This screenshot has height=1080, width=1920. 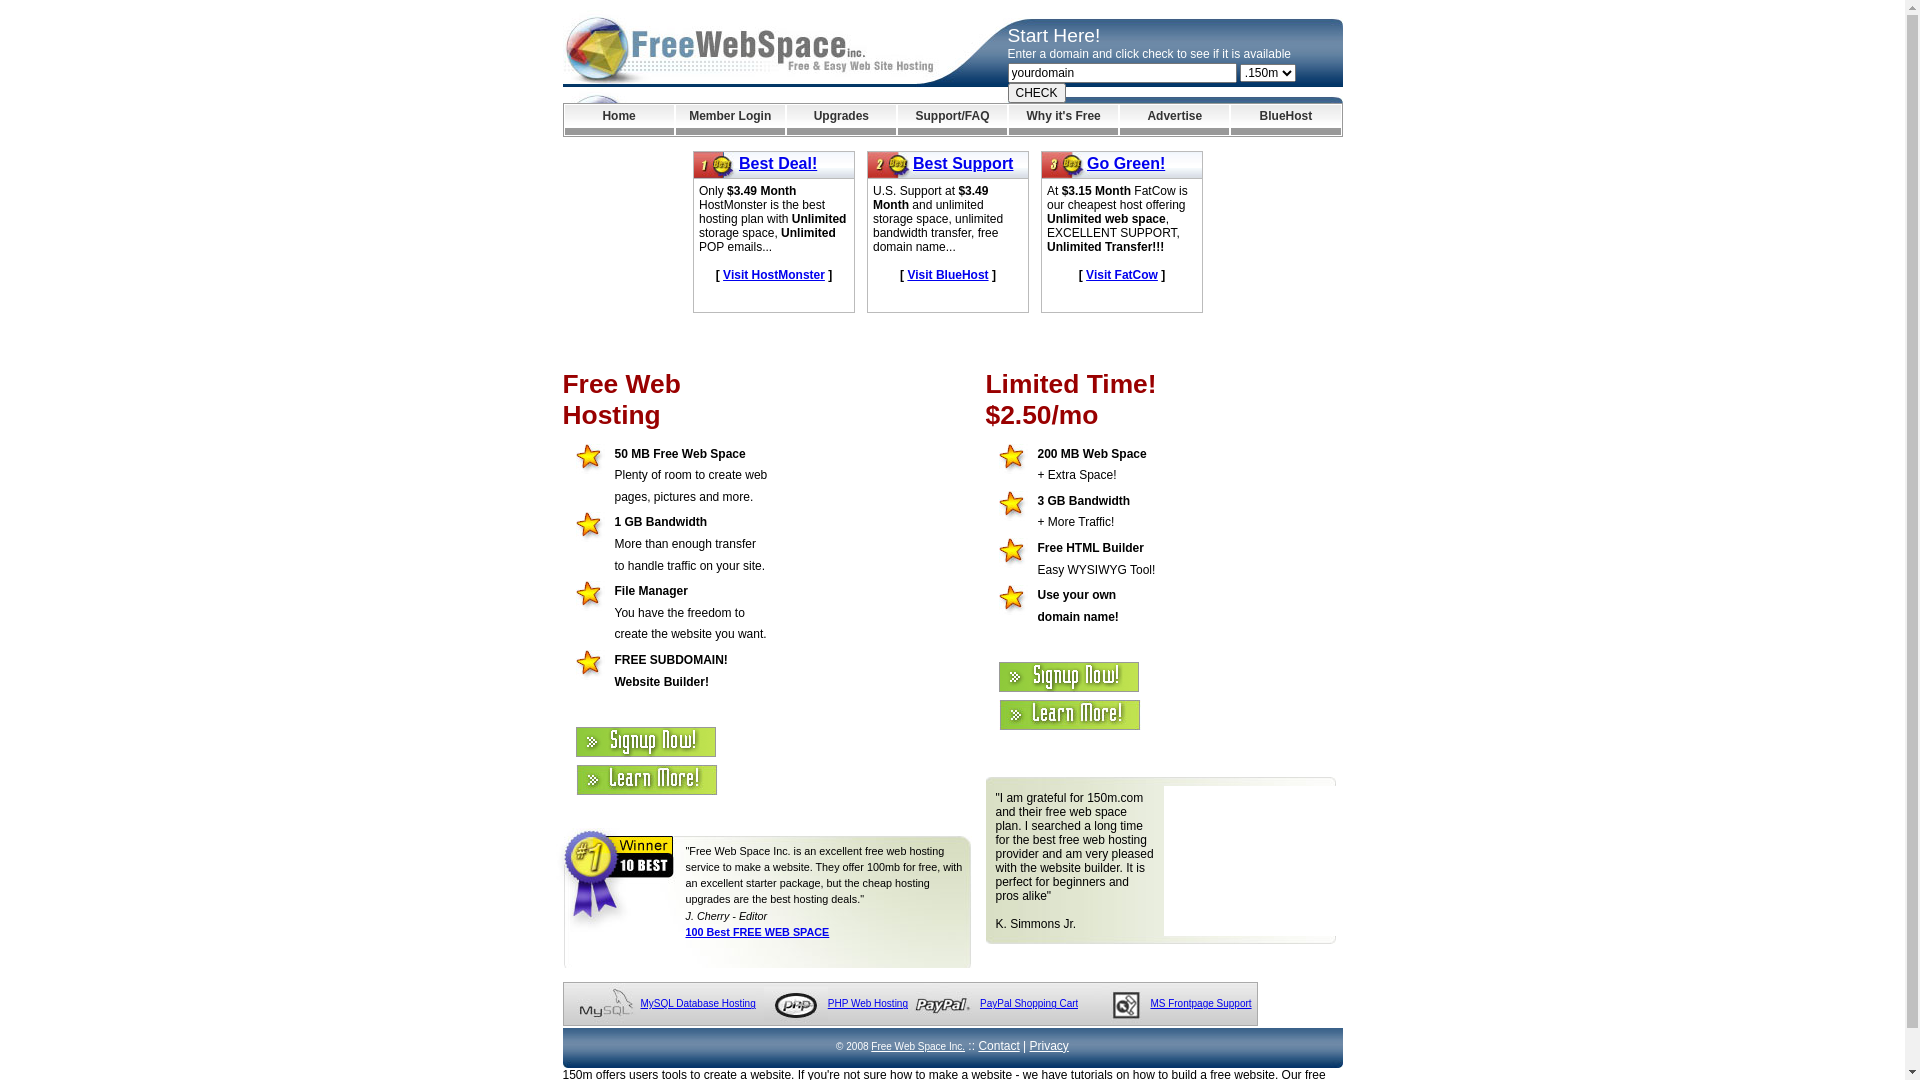 What do you see at coordinates (1048, 1044) in the screenshot?
I see `'Privacy'` at bounding box center [1048, 1044].